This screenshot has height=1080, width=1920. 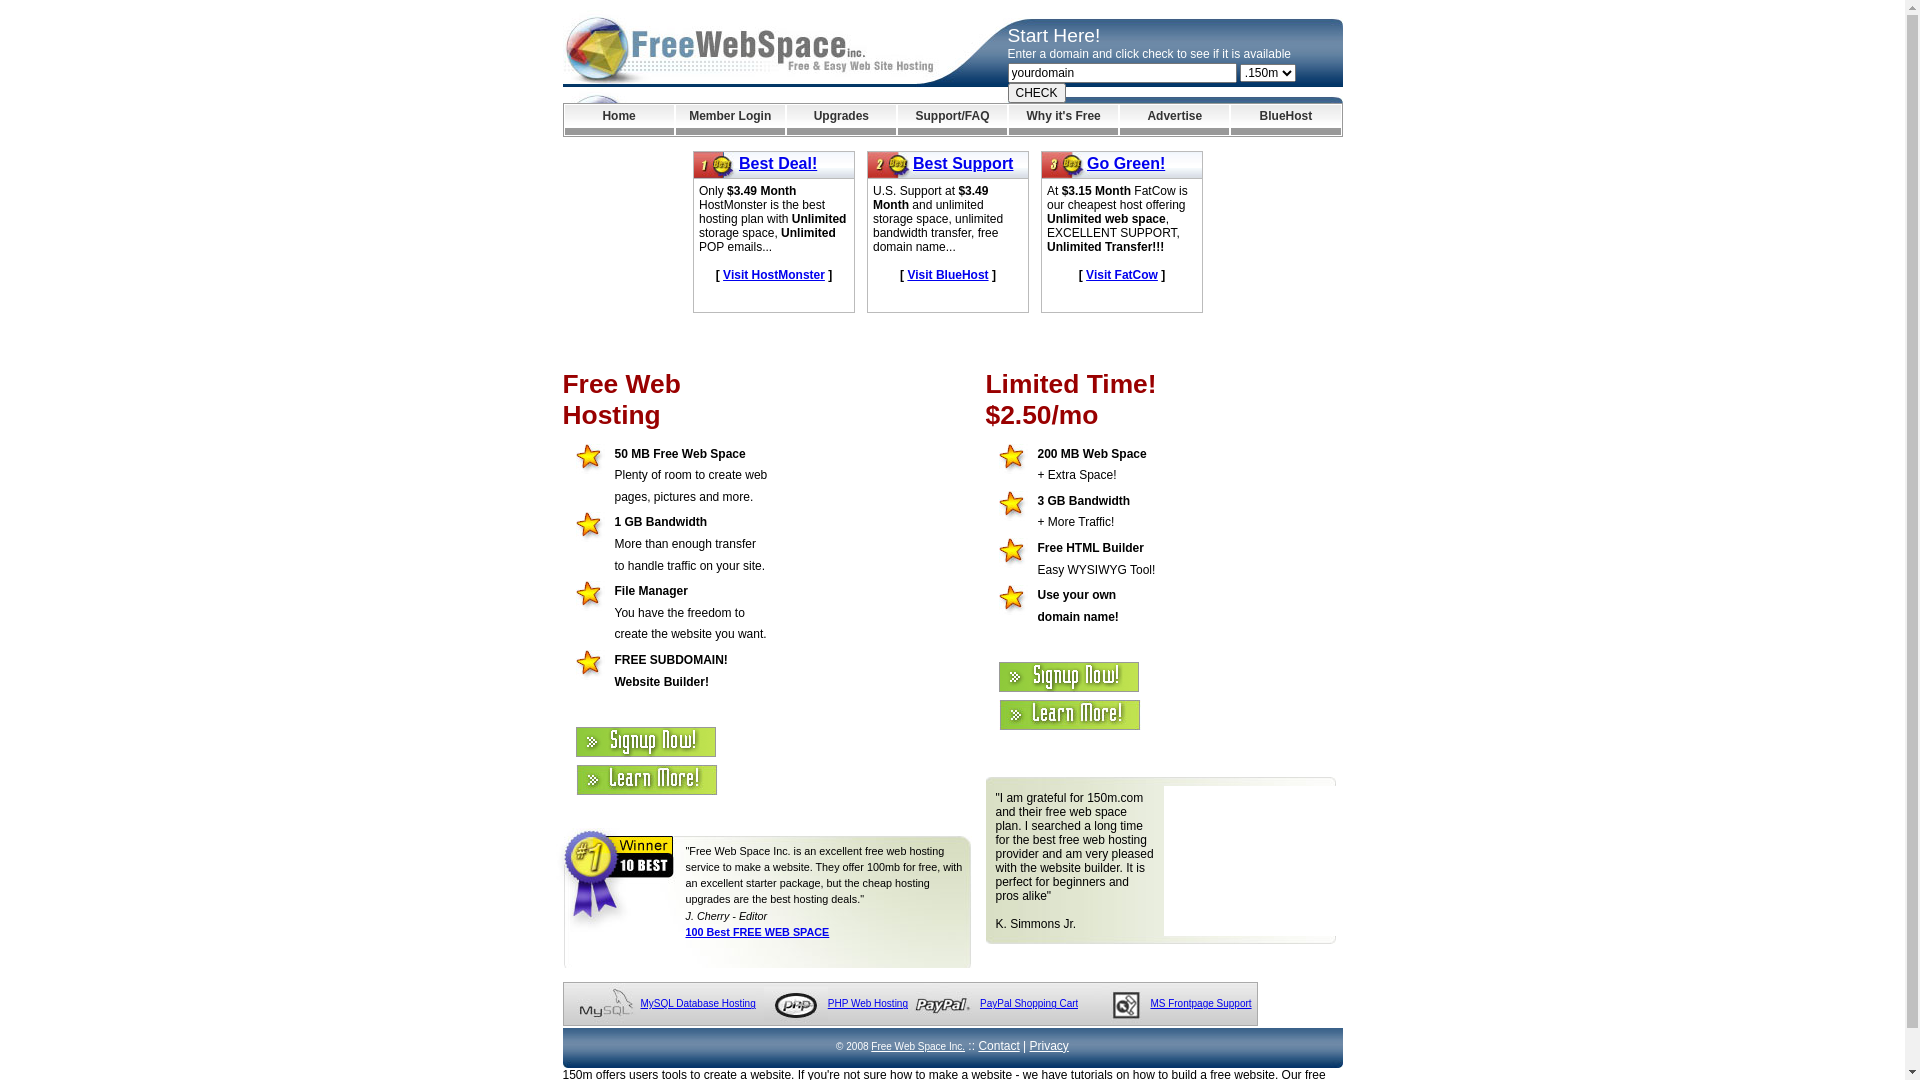 What do you see at coordinates (1048, 1044) in the screenshot?
I see `'Privacy'` at bounding box center [1048, 1044].